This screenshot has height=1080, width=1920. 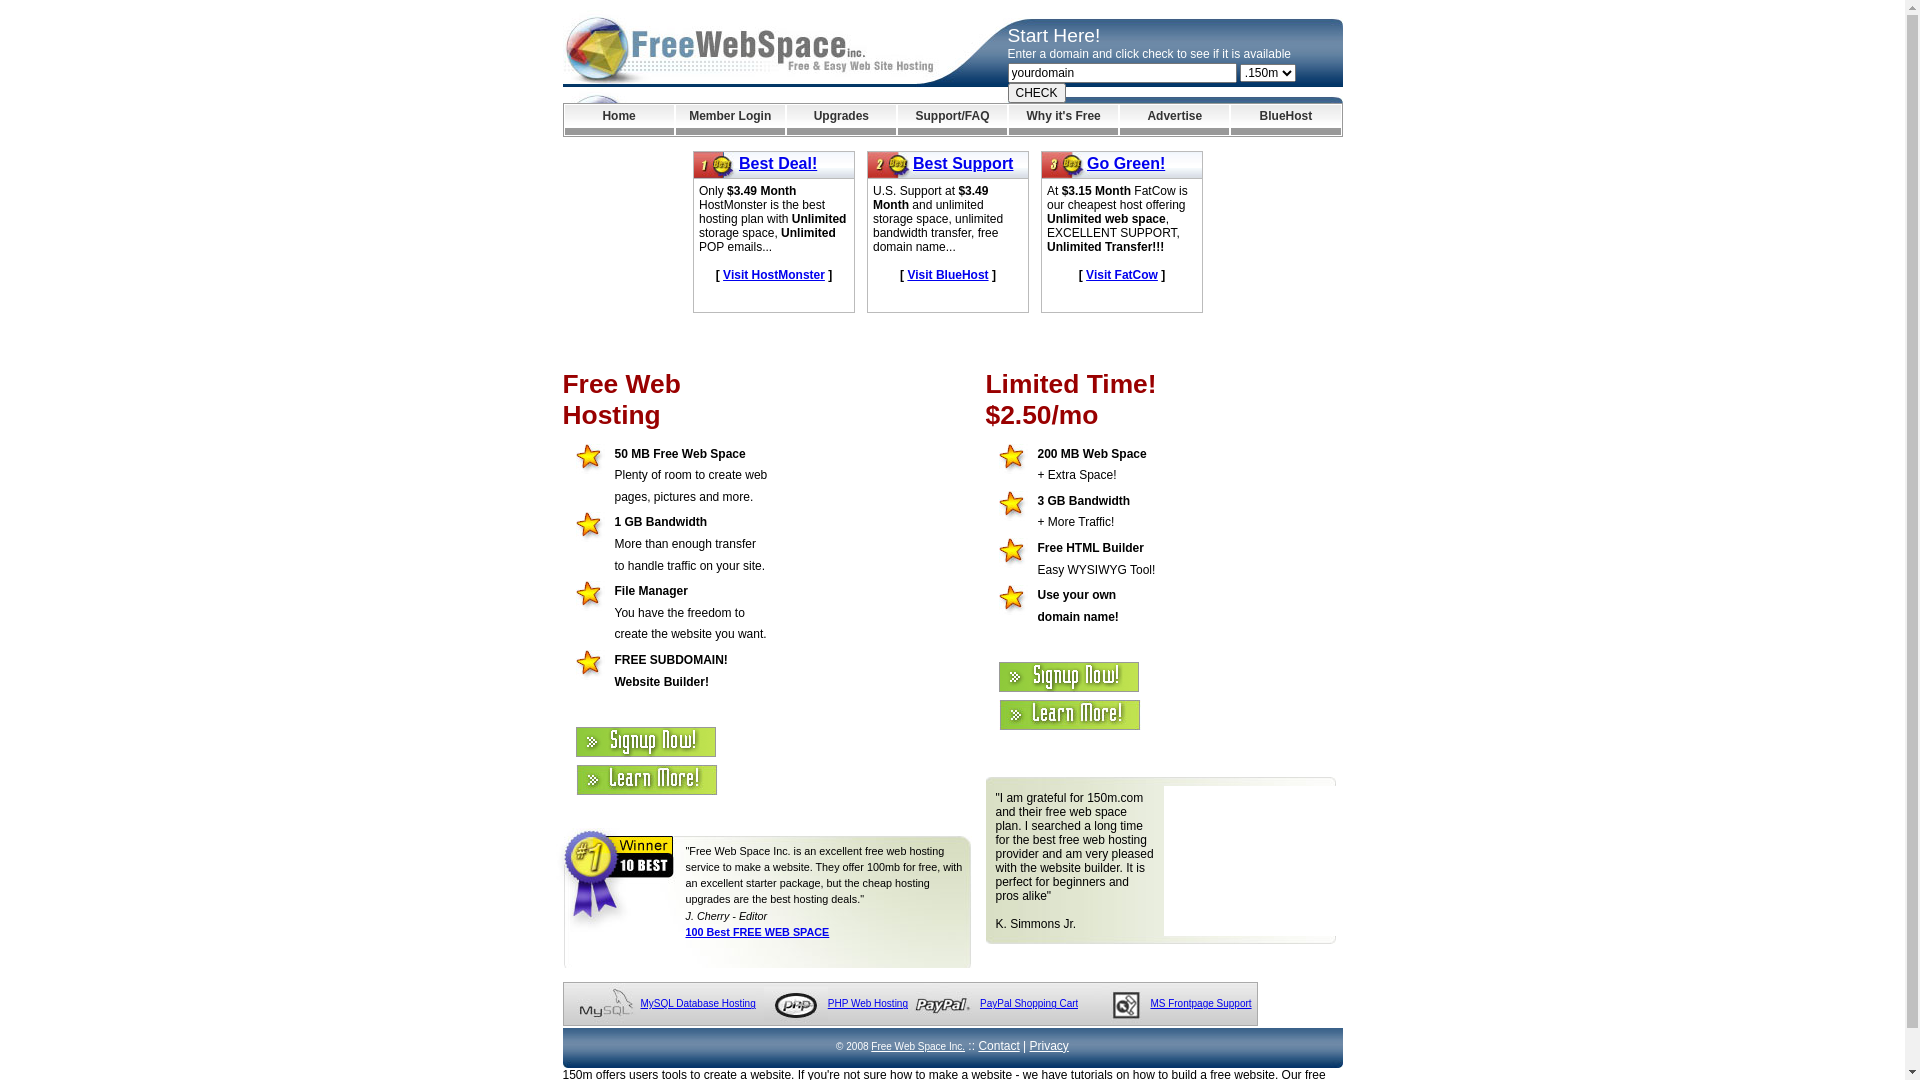 What do you see at coordinates (1048, 1044) in the screenshot?
I see `'Privacy'` at bounding box center [1048, 1044].